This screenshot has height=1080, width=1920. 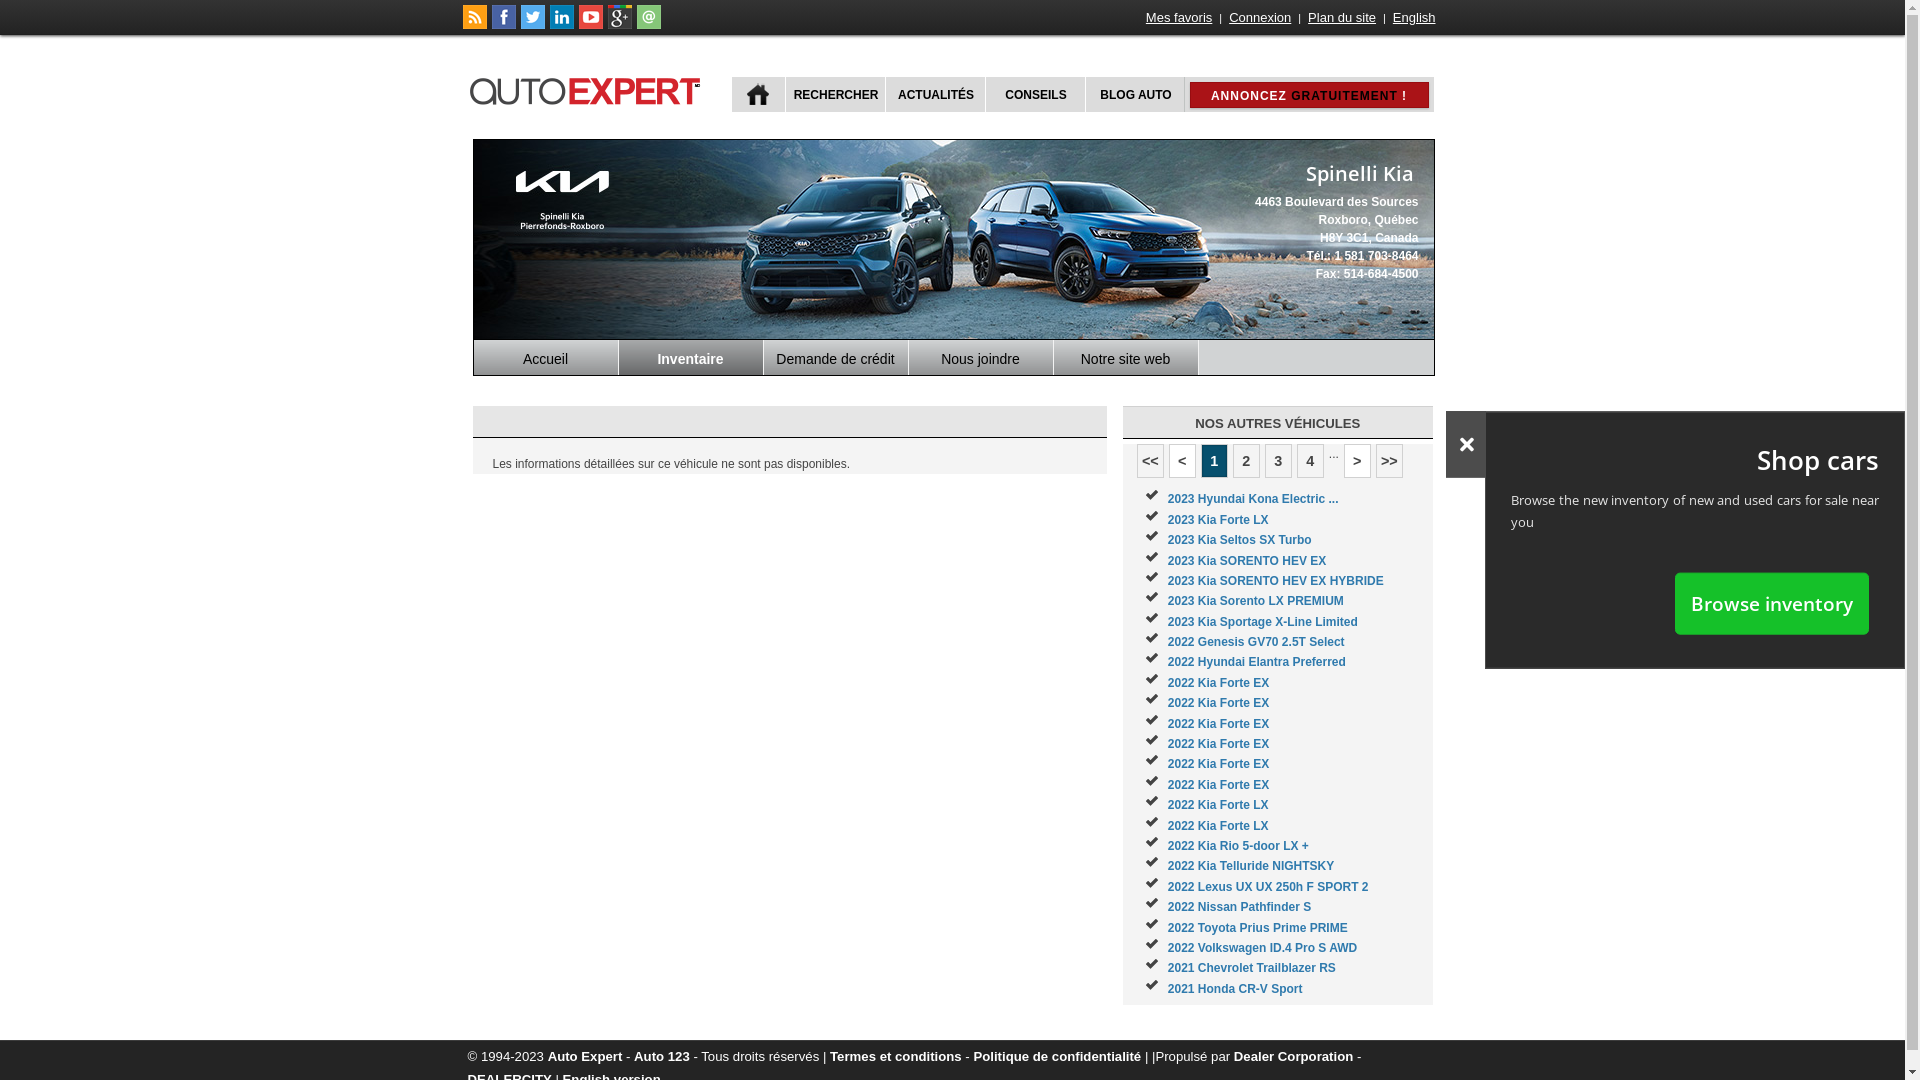 What do you see at coordinates (1250, 865) in the screenshot?
I see `'2022 Kia Telluride NIGHTSKY'` at bounding box center [1250, 865].